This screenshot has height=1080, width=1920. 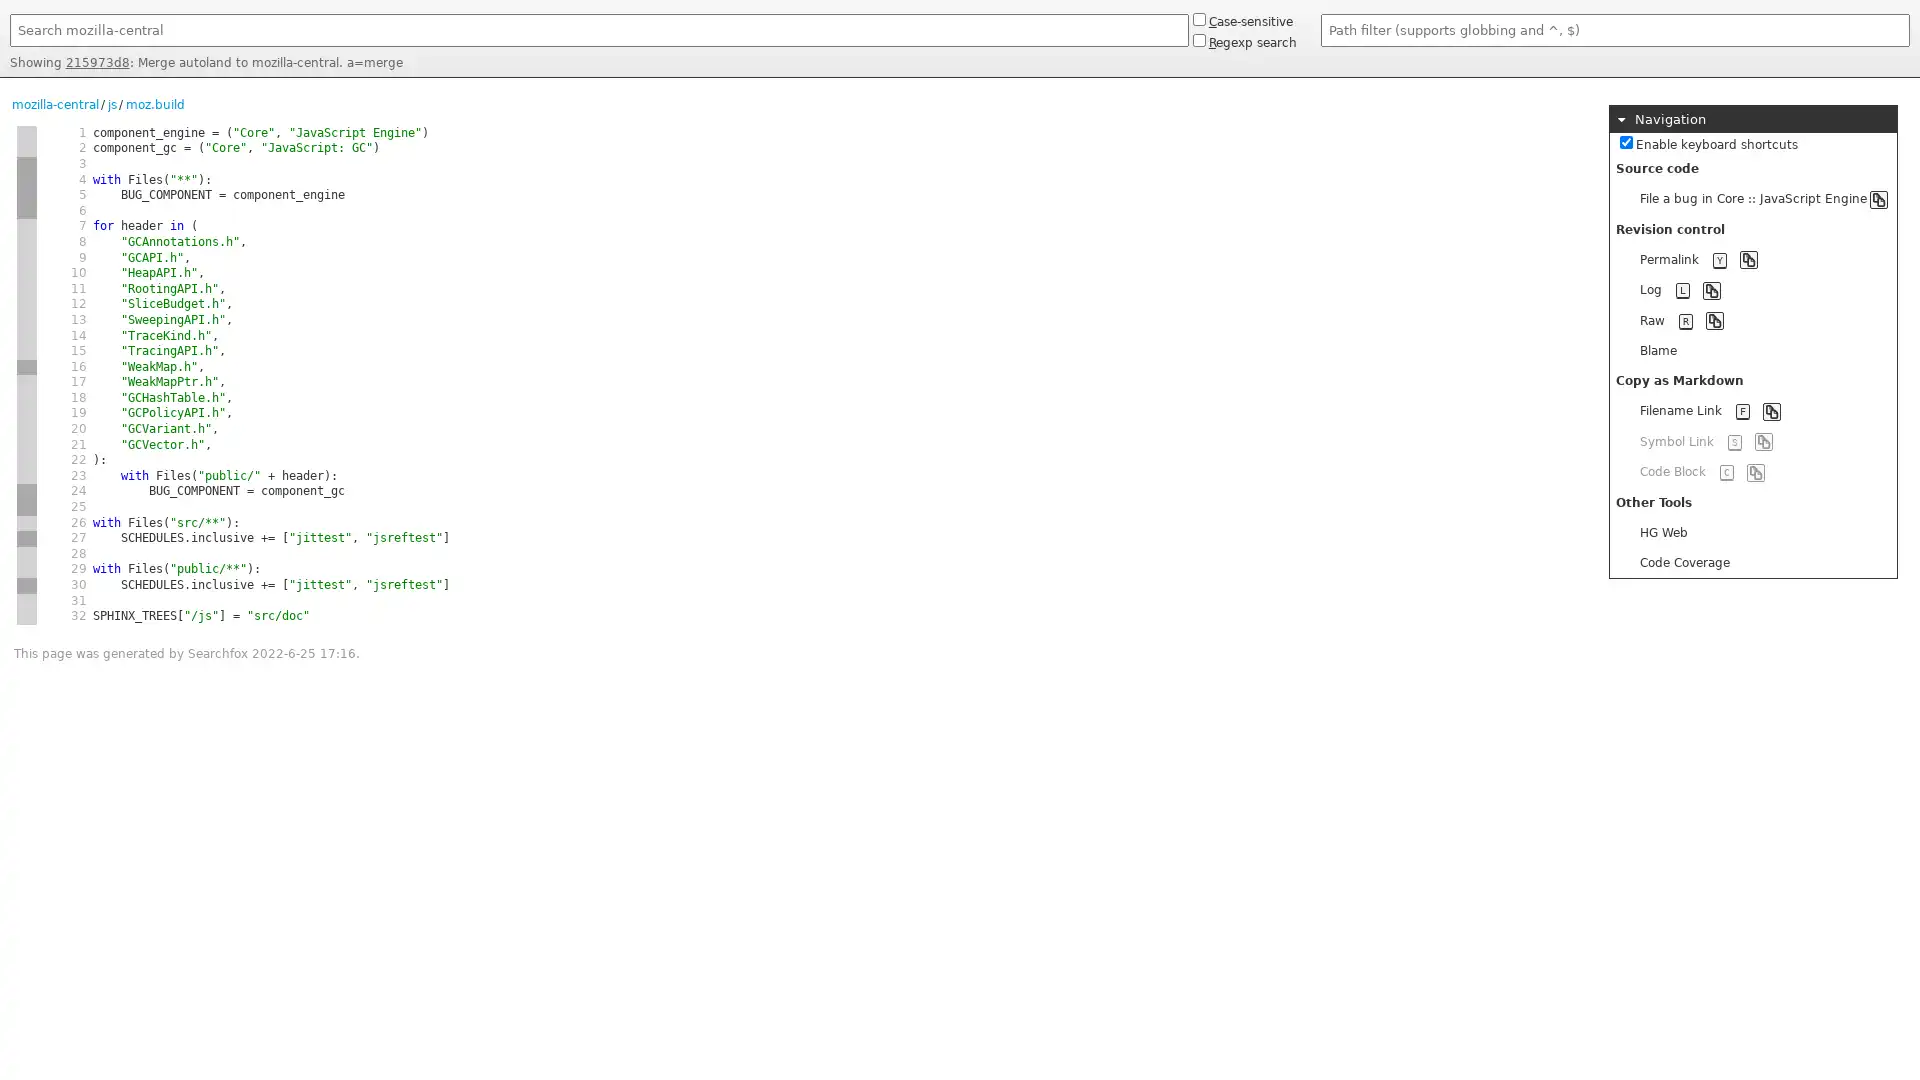 I want to click on new hash 4, so click(x=27, y=554).